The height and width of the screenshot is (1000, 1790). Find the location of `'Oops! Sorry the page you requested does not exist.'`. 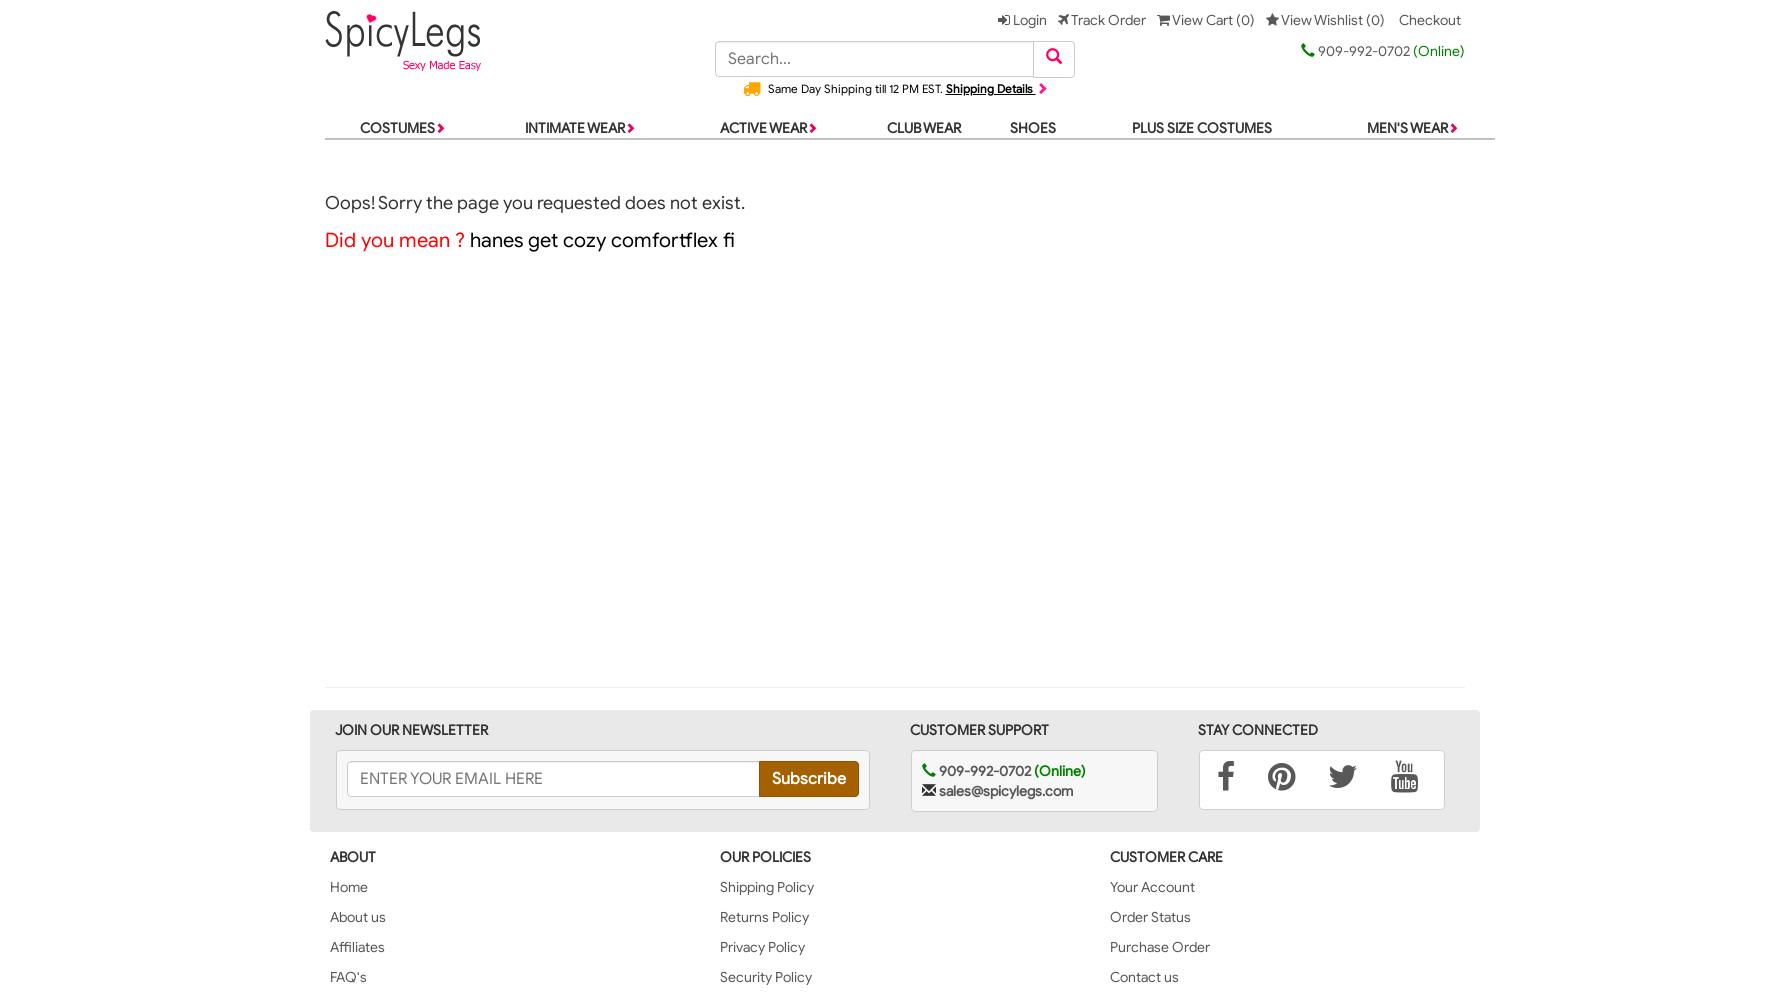

'Oops! Sorry the page you requested does not exist.' is located at coordinates (325, 201).